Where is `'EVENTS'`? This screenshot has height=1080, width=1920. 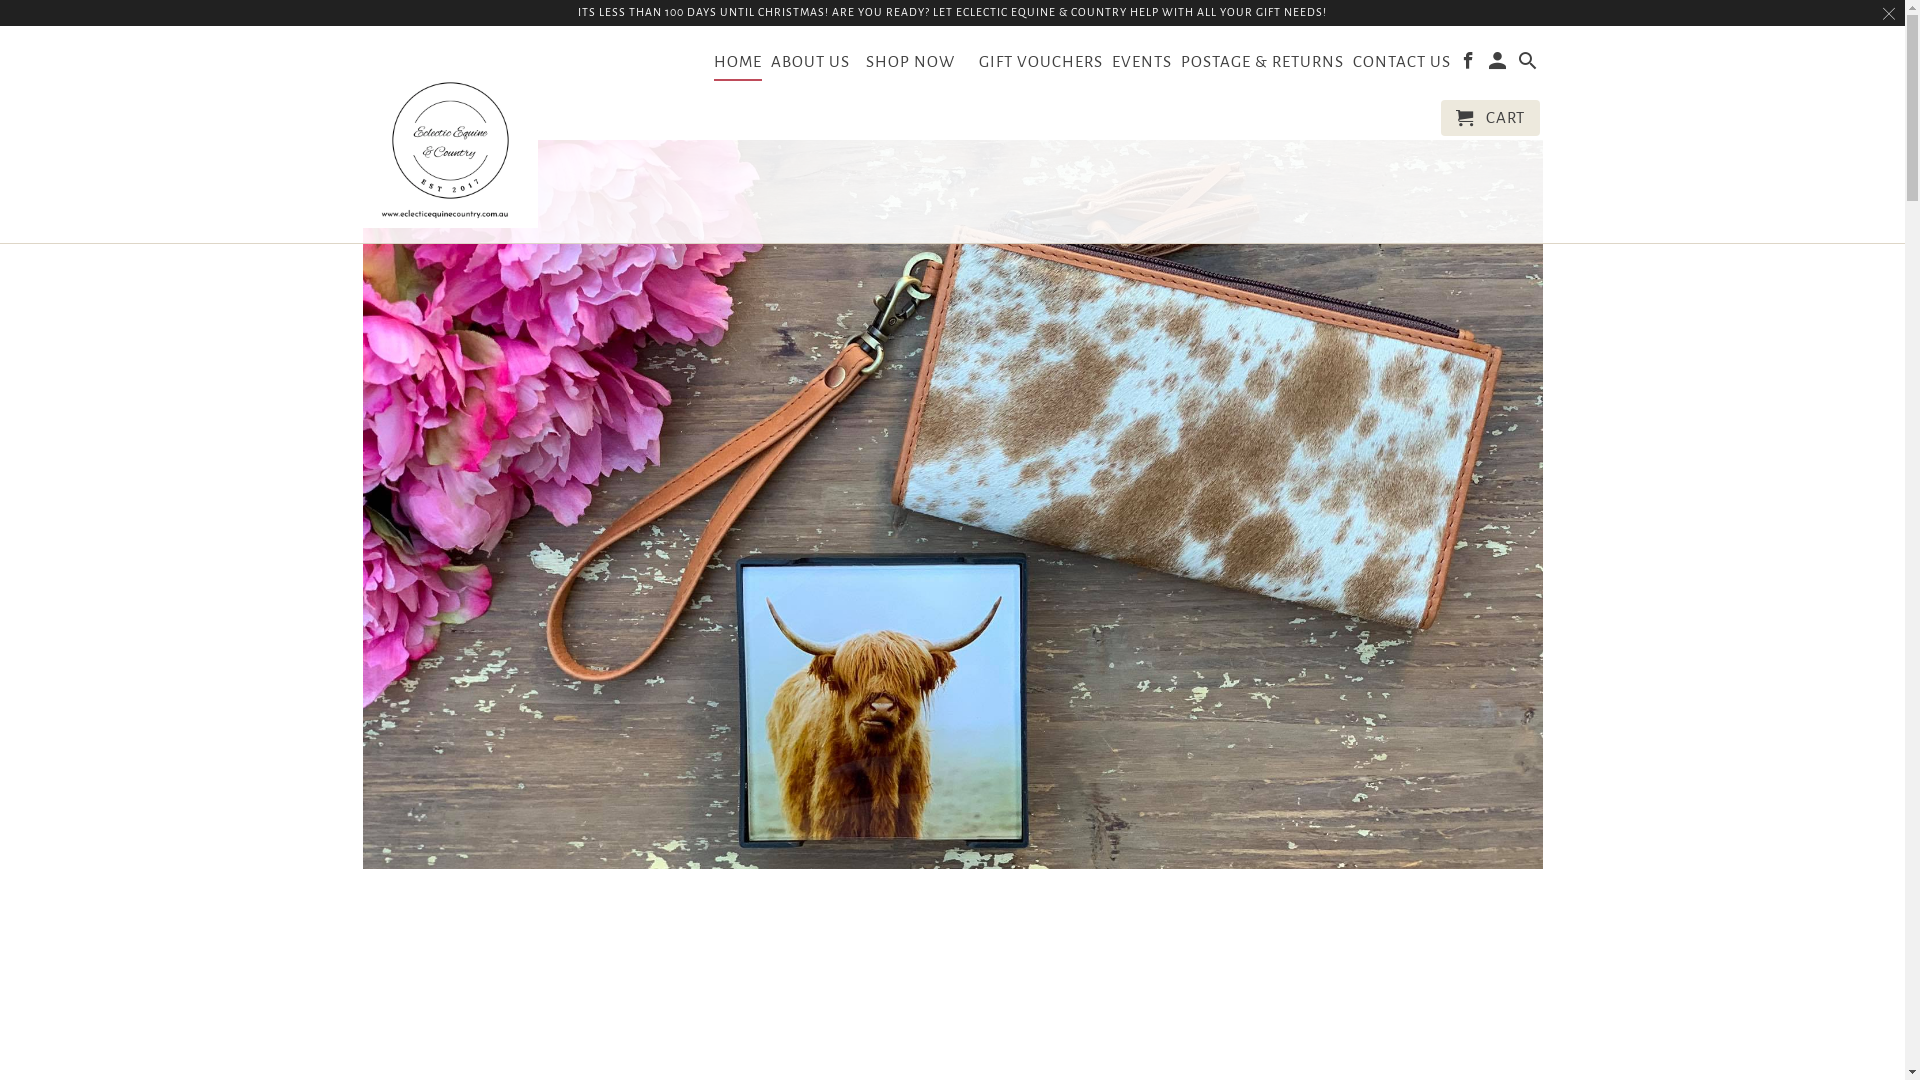
'EVENTS' is located at coordinates (1111, 64).